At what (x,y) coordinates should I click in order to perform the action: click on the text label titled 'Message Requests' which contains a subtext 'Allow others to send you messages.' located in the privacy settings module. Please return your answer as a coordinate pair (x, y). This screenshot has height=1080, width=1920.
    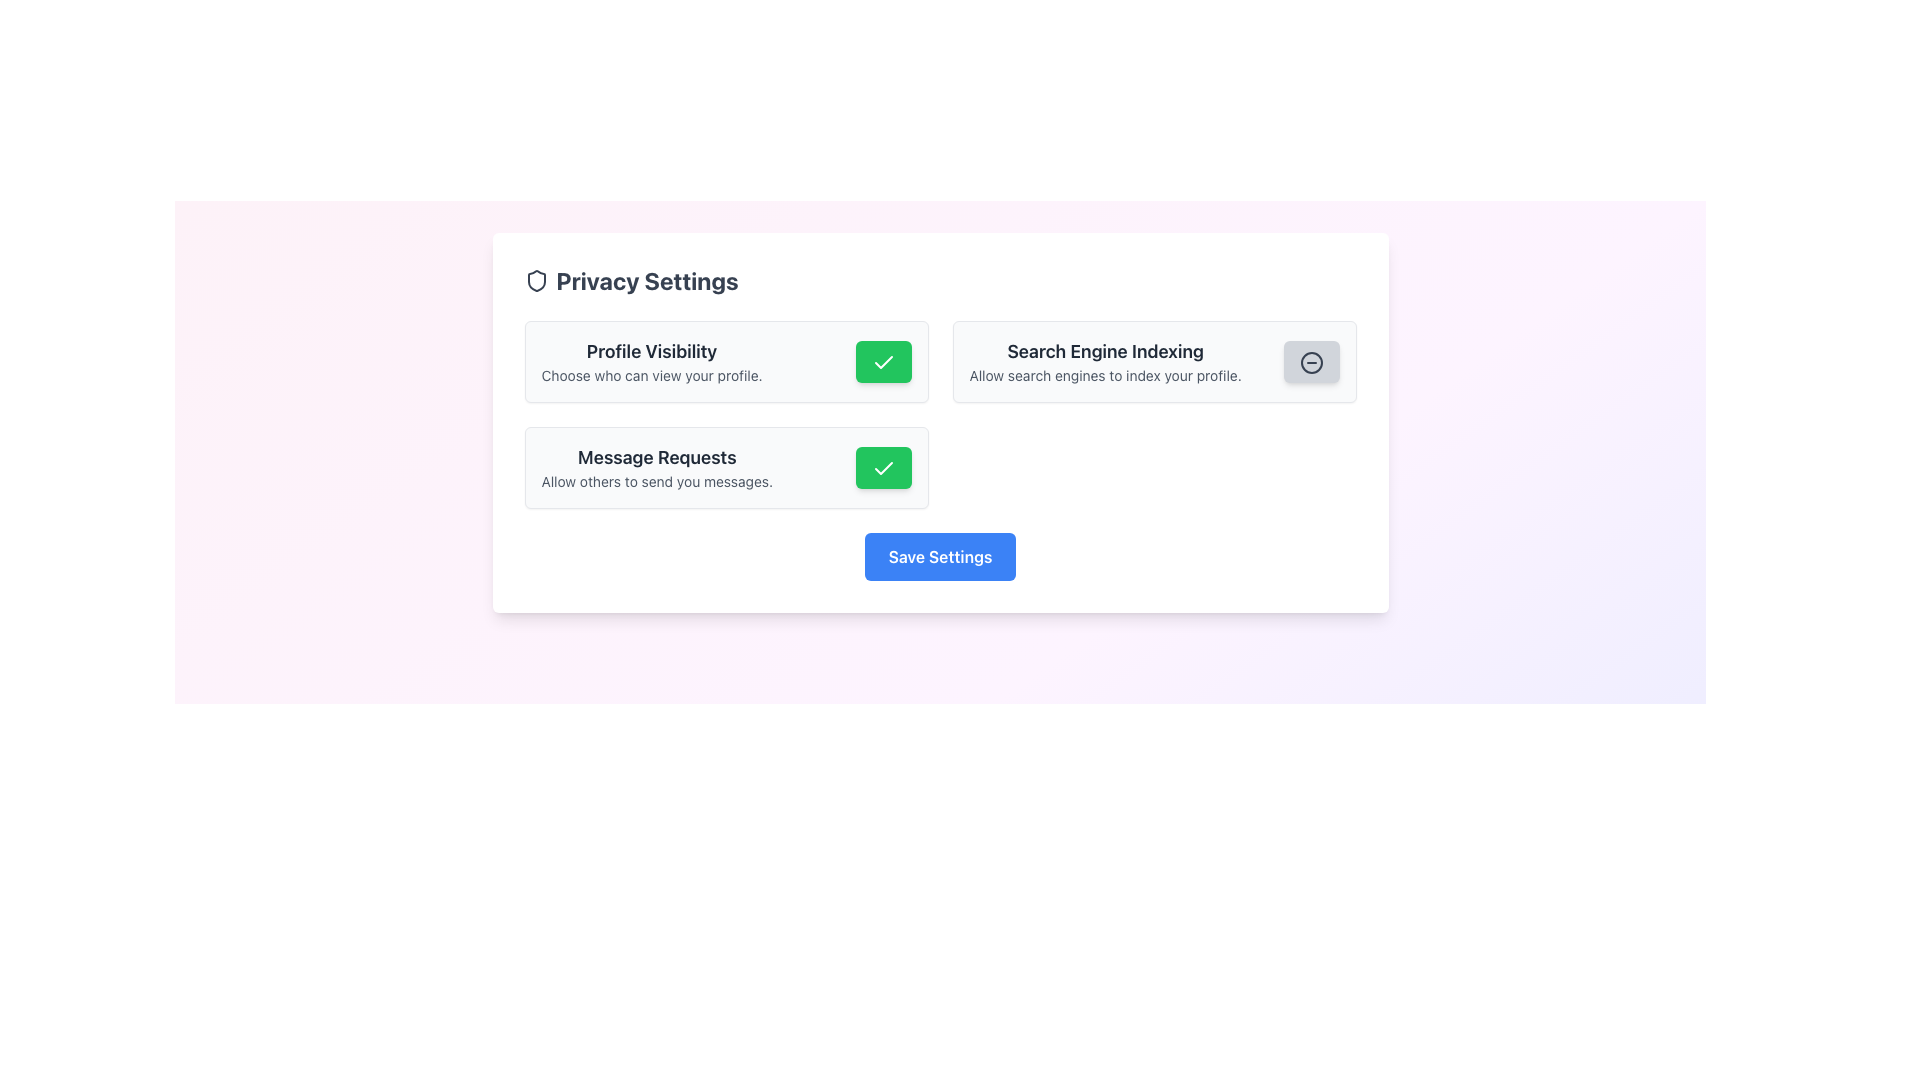
    Looking at the image, I should click on (657, 467).